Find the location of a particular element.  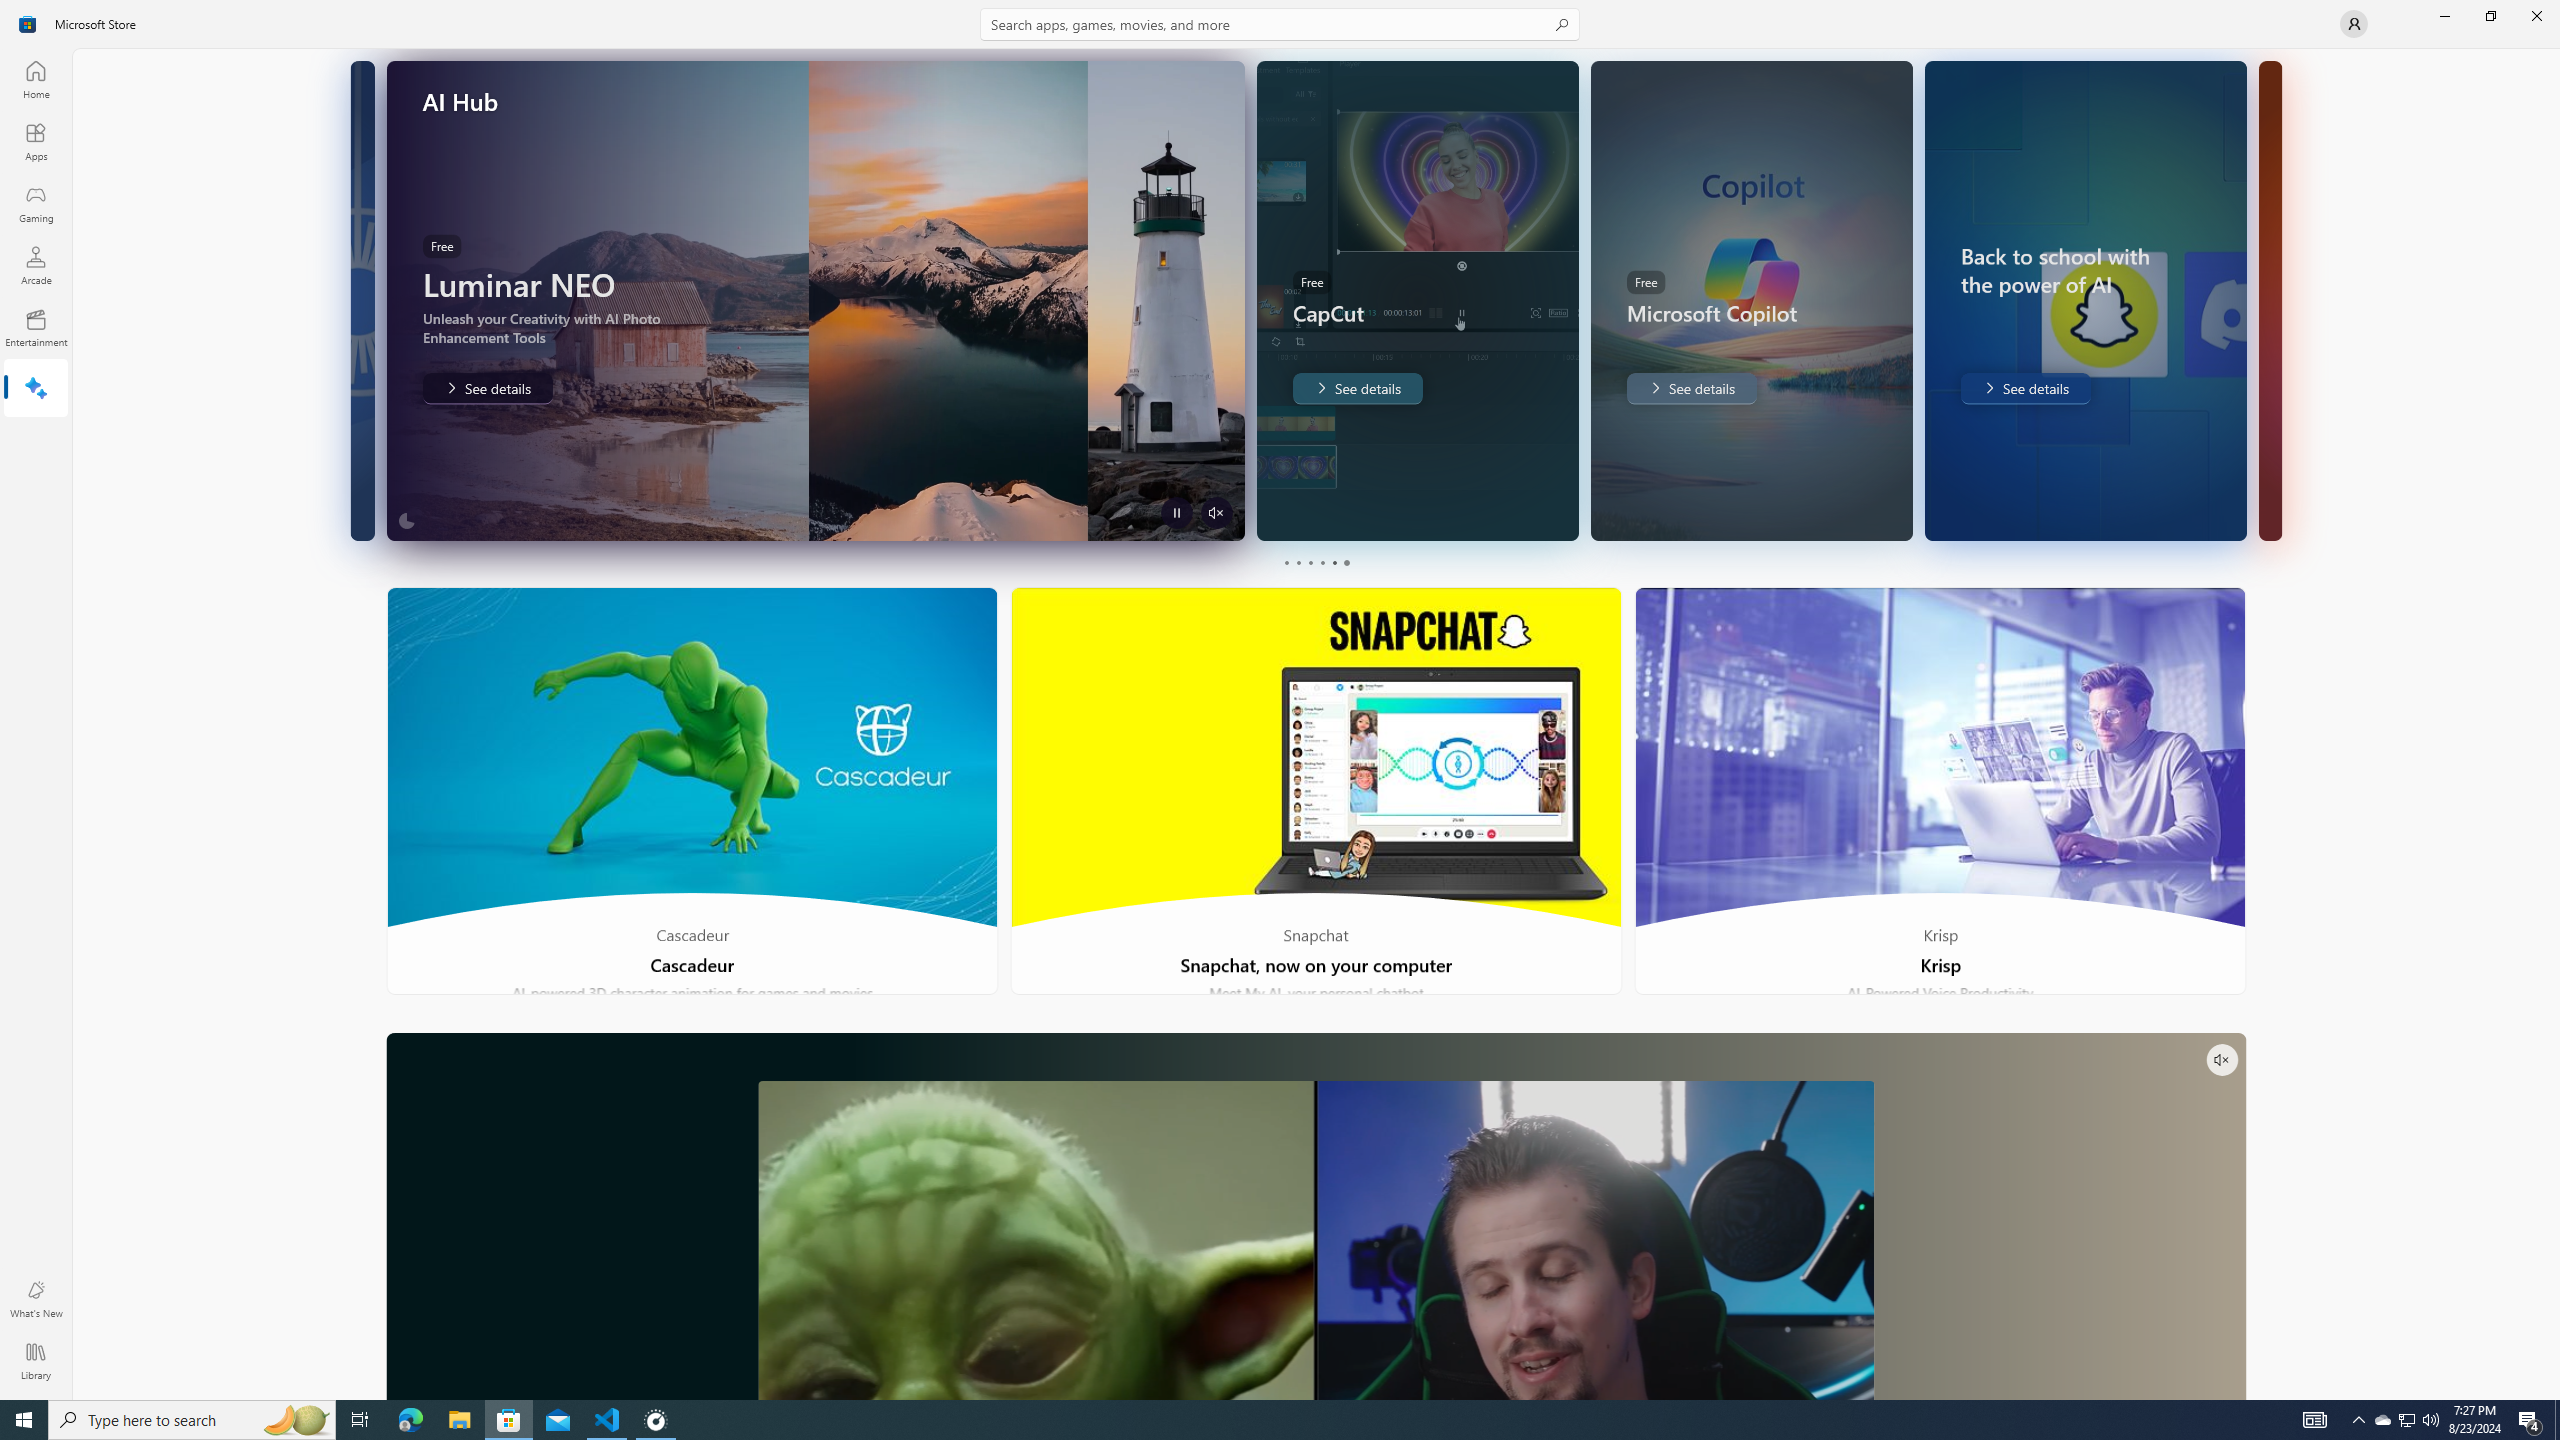

'What' is located at coordinates (34, 1298).